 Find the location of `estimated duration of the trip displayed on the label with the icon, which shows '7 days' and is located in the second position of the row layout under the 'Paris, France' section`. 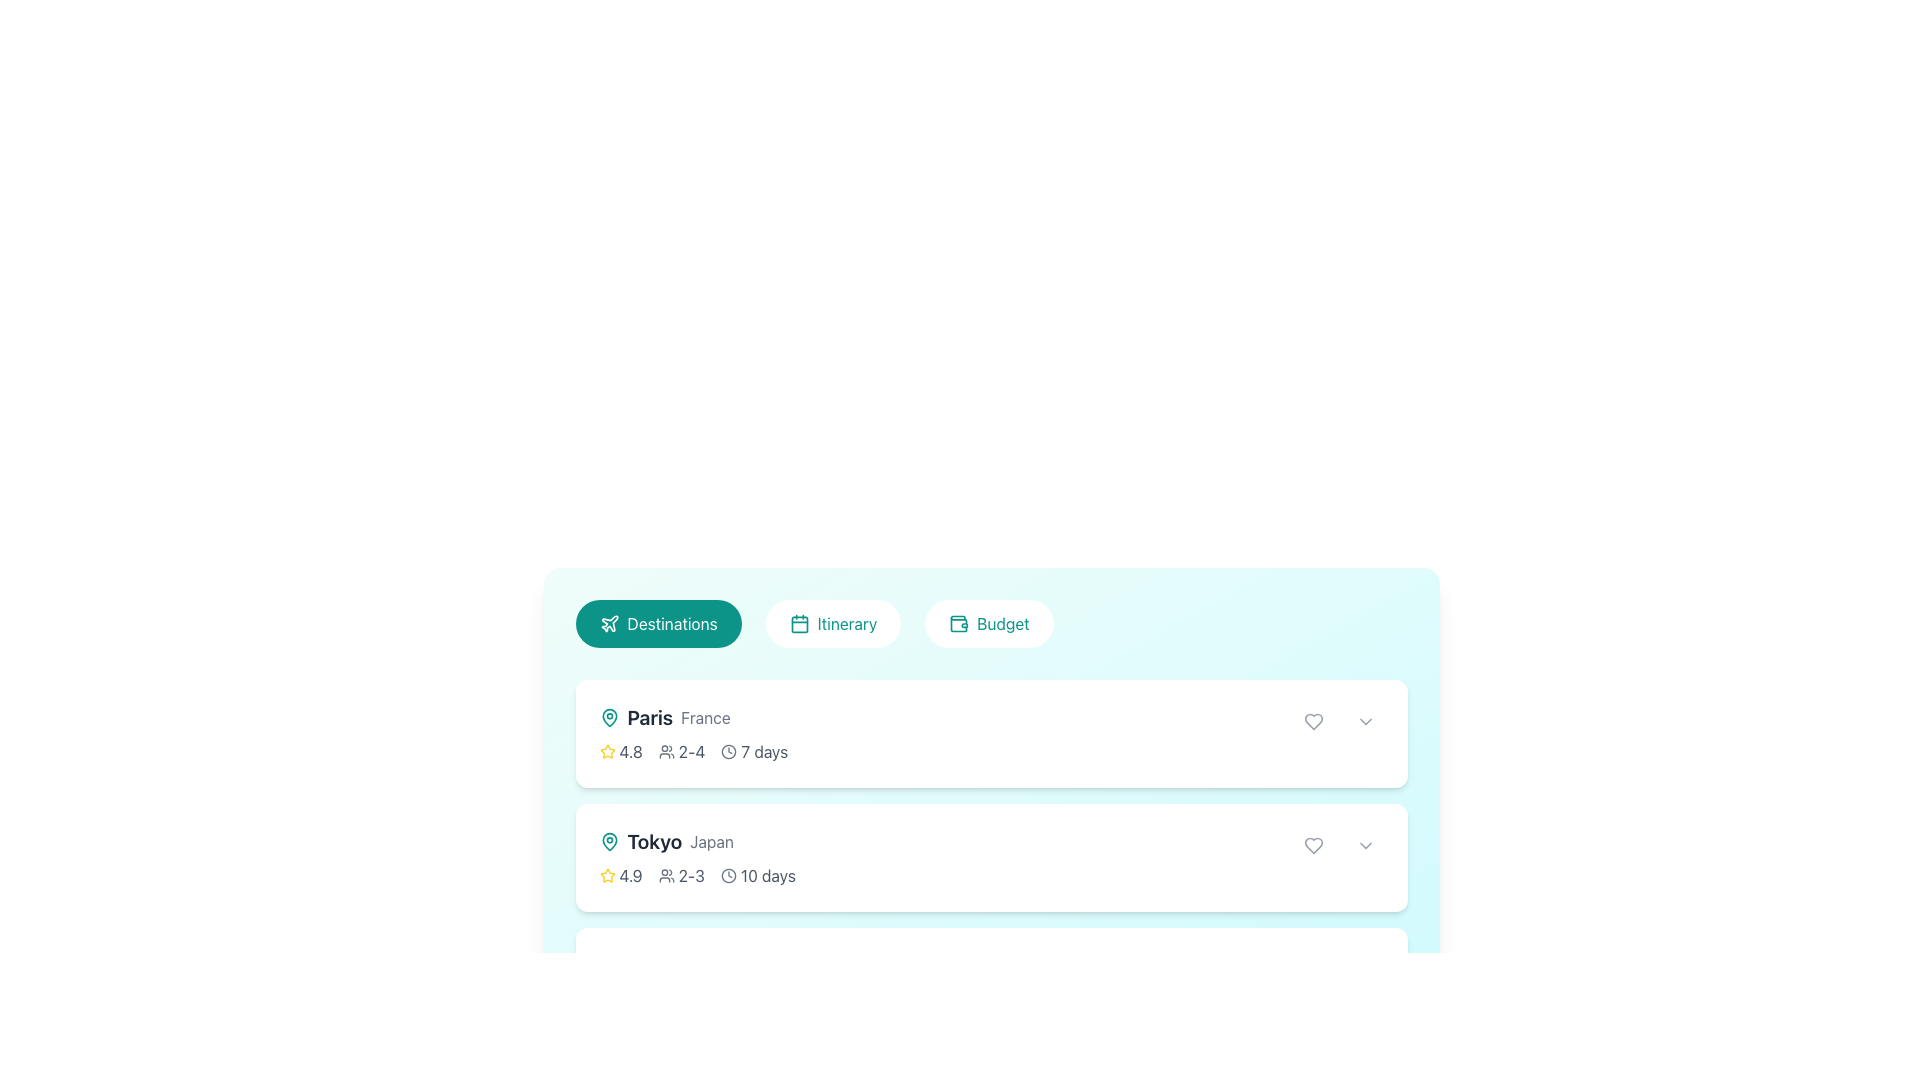

estimated duration of the trip displayed on the label with the icon, which shows '7 days' and is located in the second position of the row layout under the 'Paris, France' section is located at coordinates (753, 752).